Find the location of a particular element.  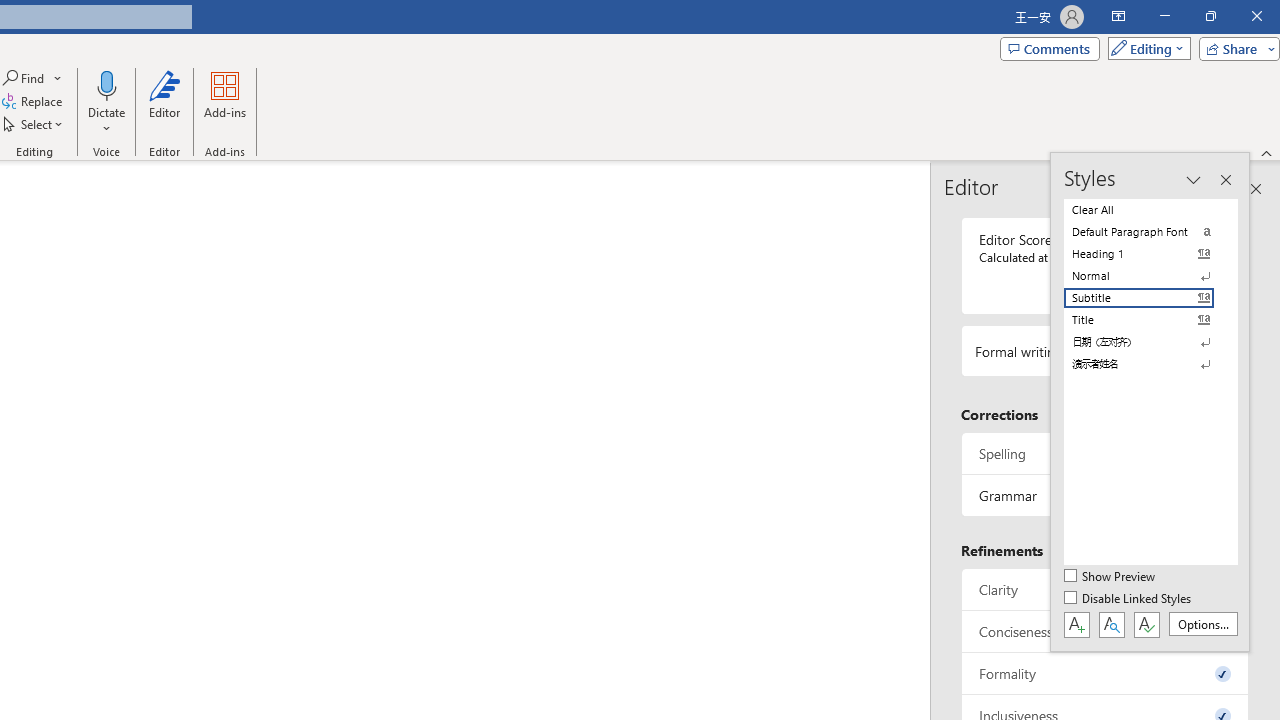

'Options...' is located at coordinates (1202, 622).